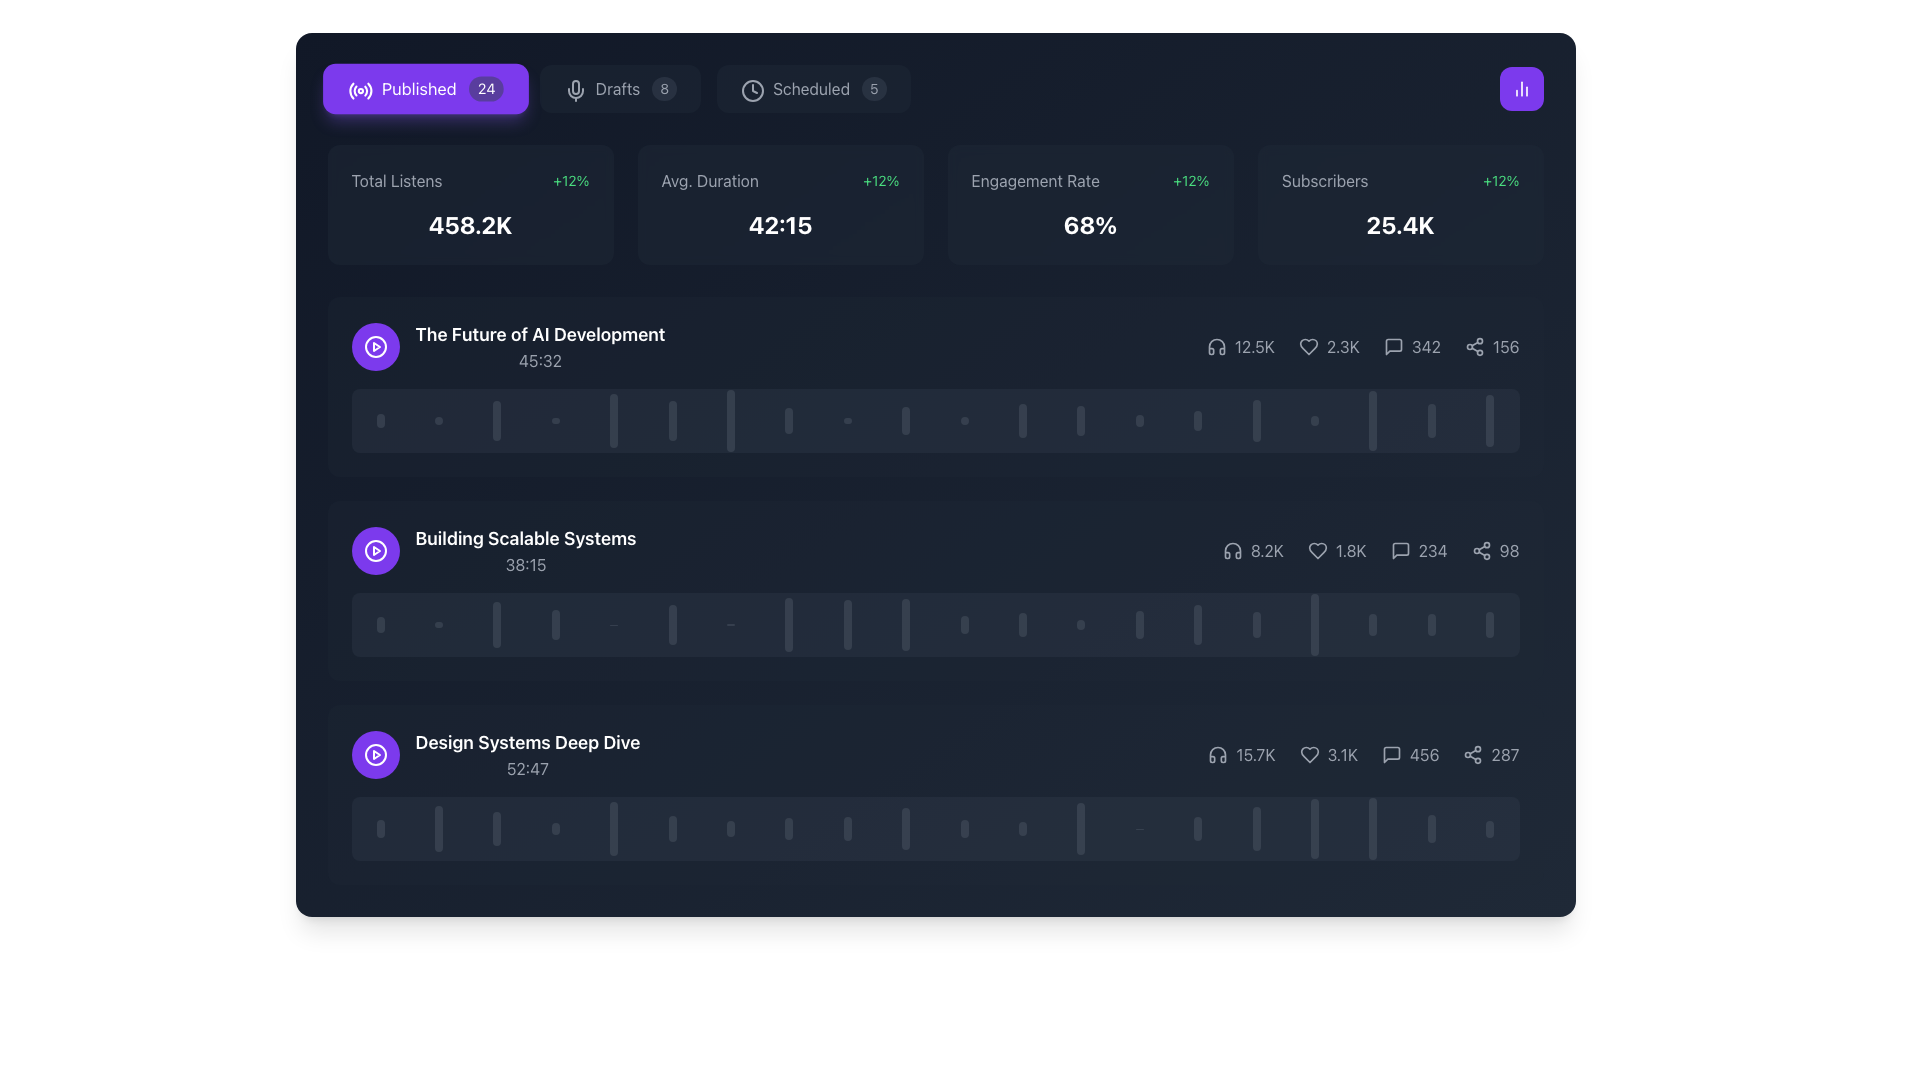  I want to click on the play button located inside the rounded violet button to initiate playback for 'The Future of AI Development', so click(375, 346).